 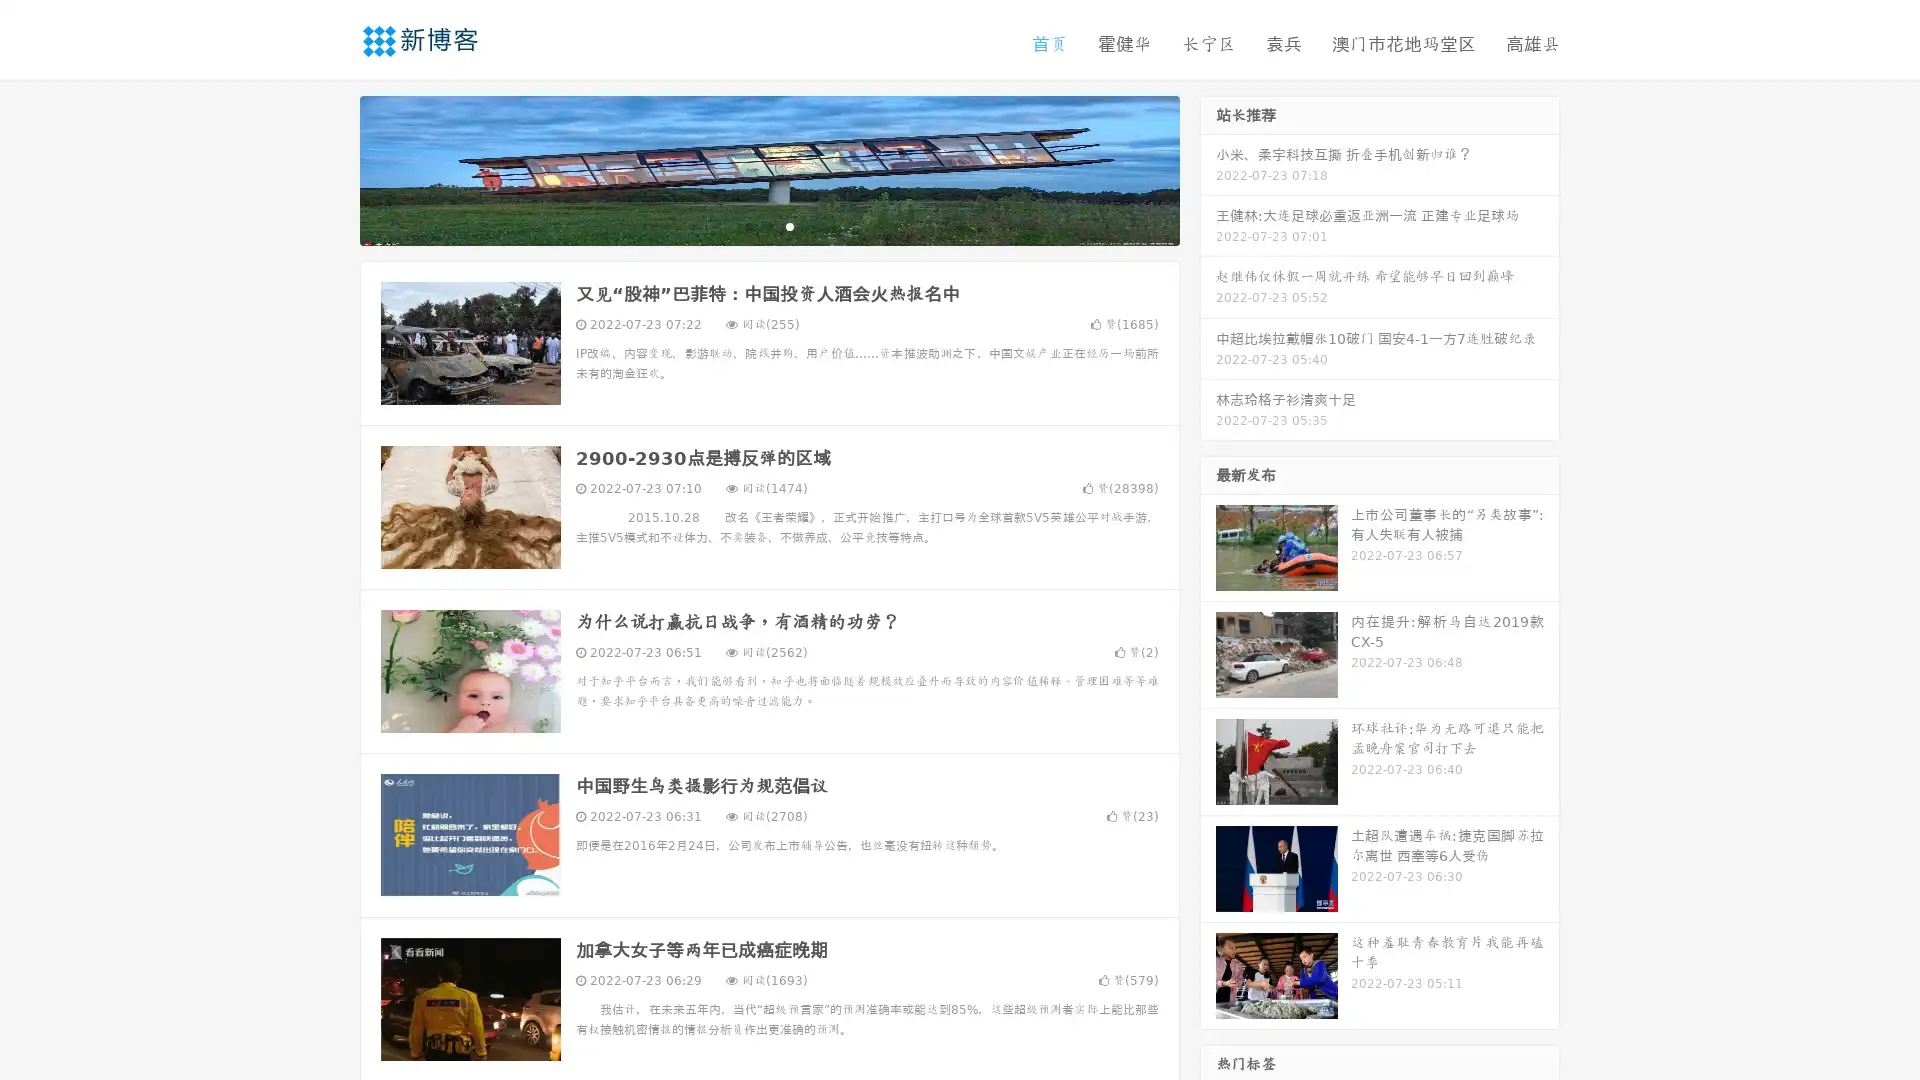 What do you see at coordinates (768, 225) in the screenshot?
I see `Go to slide 2` at bounding box center [768, 225].